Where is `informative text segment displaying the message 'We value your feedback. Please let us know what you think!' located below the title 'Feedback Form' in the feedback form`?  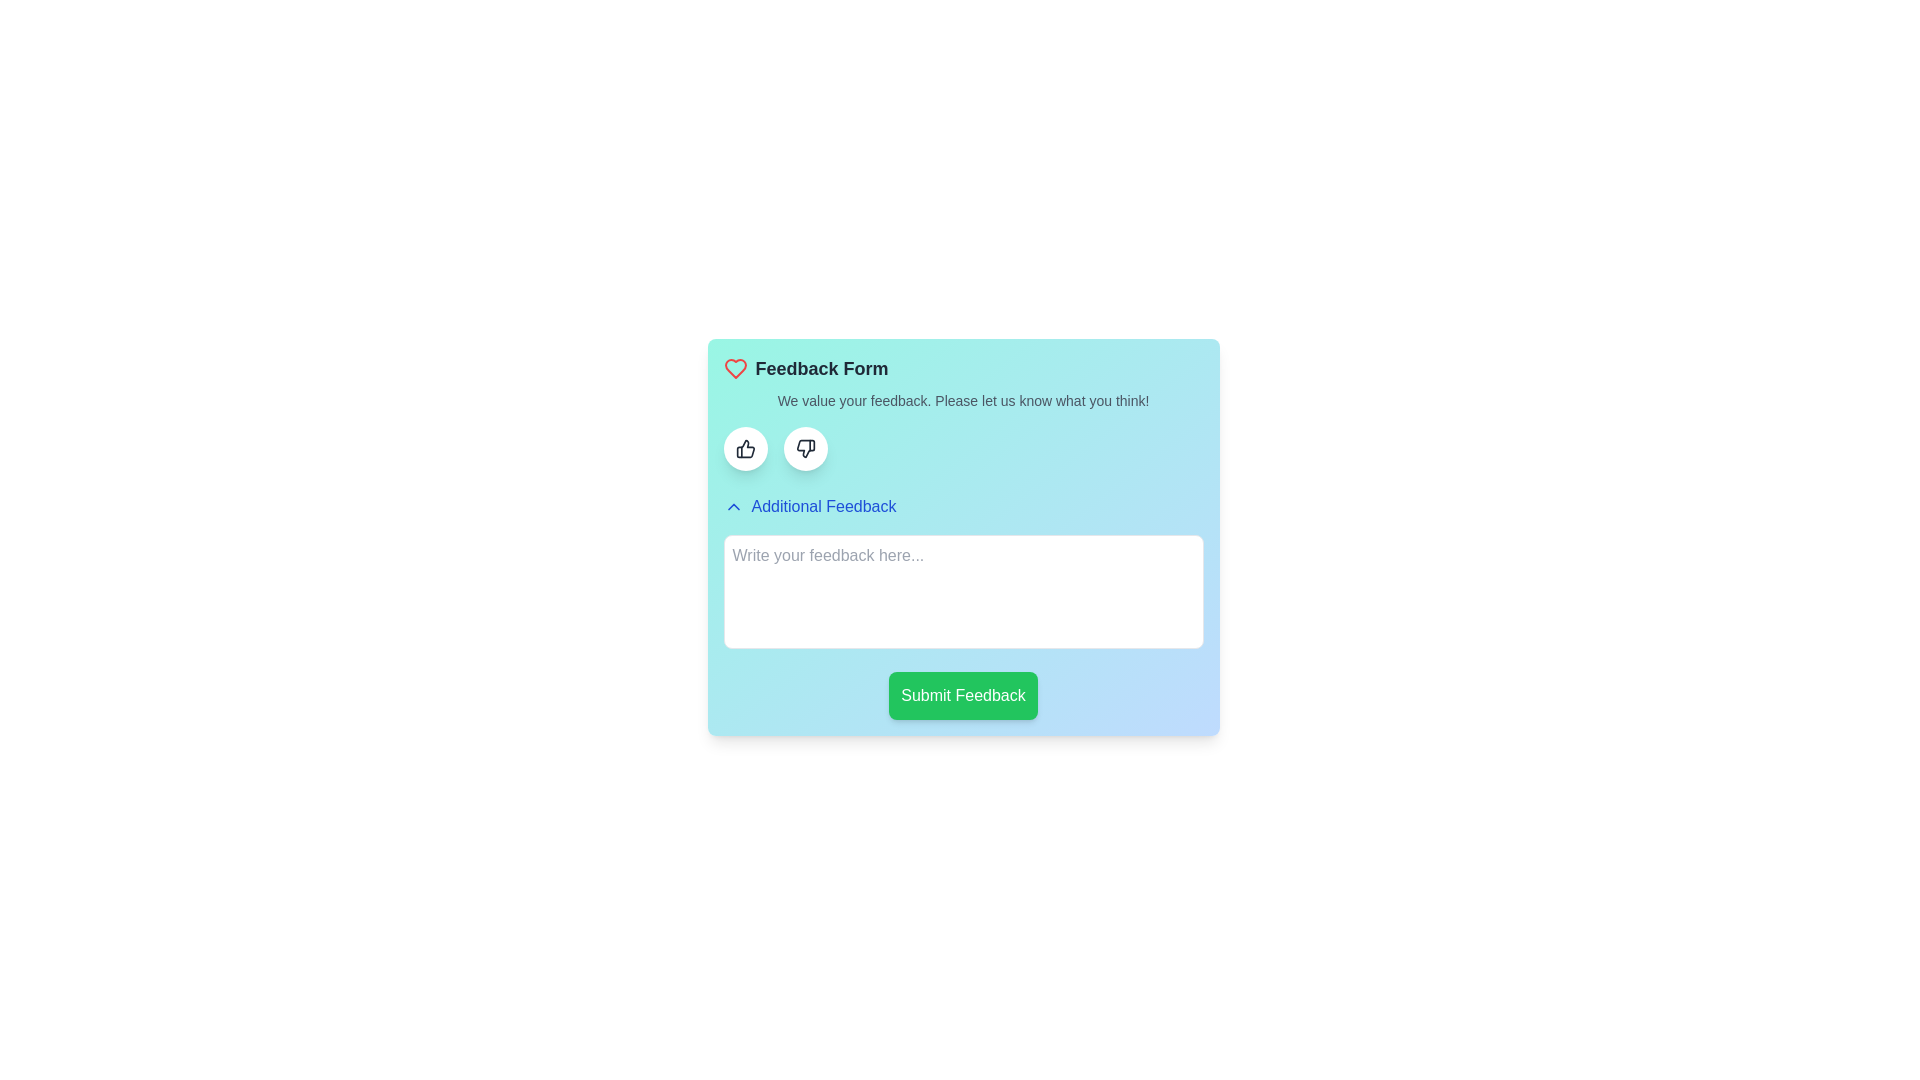
informative text segment displaying the message 'We value your feedback. Please let us know what you think!' located below the title 'Feedback Form' in the feedback form is located at coordinates (963, 401).